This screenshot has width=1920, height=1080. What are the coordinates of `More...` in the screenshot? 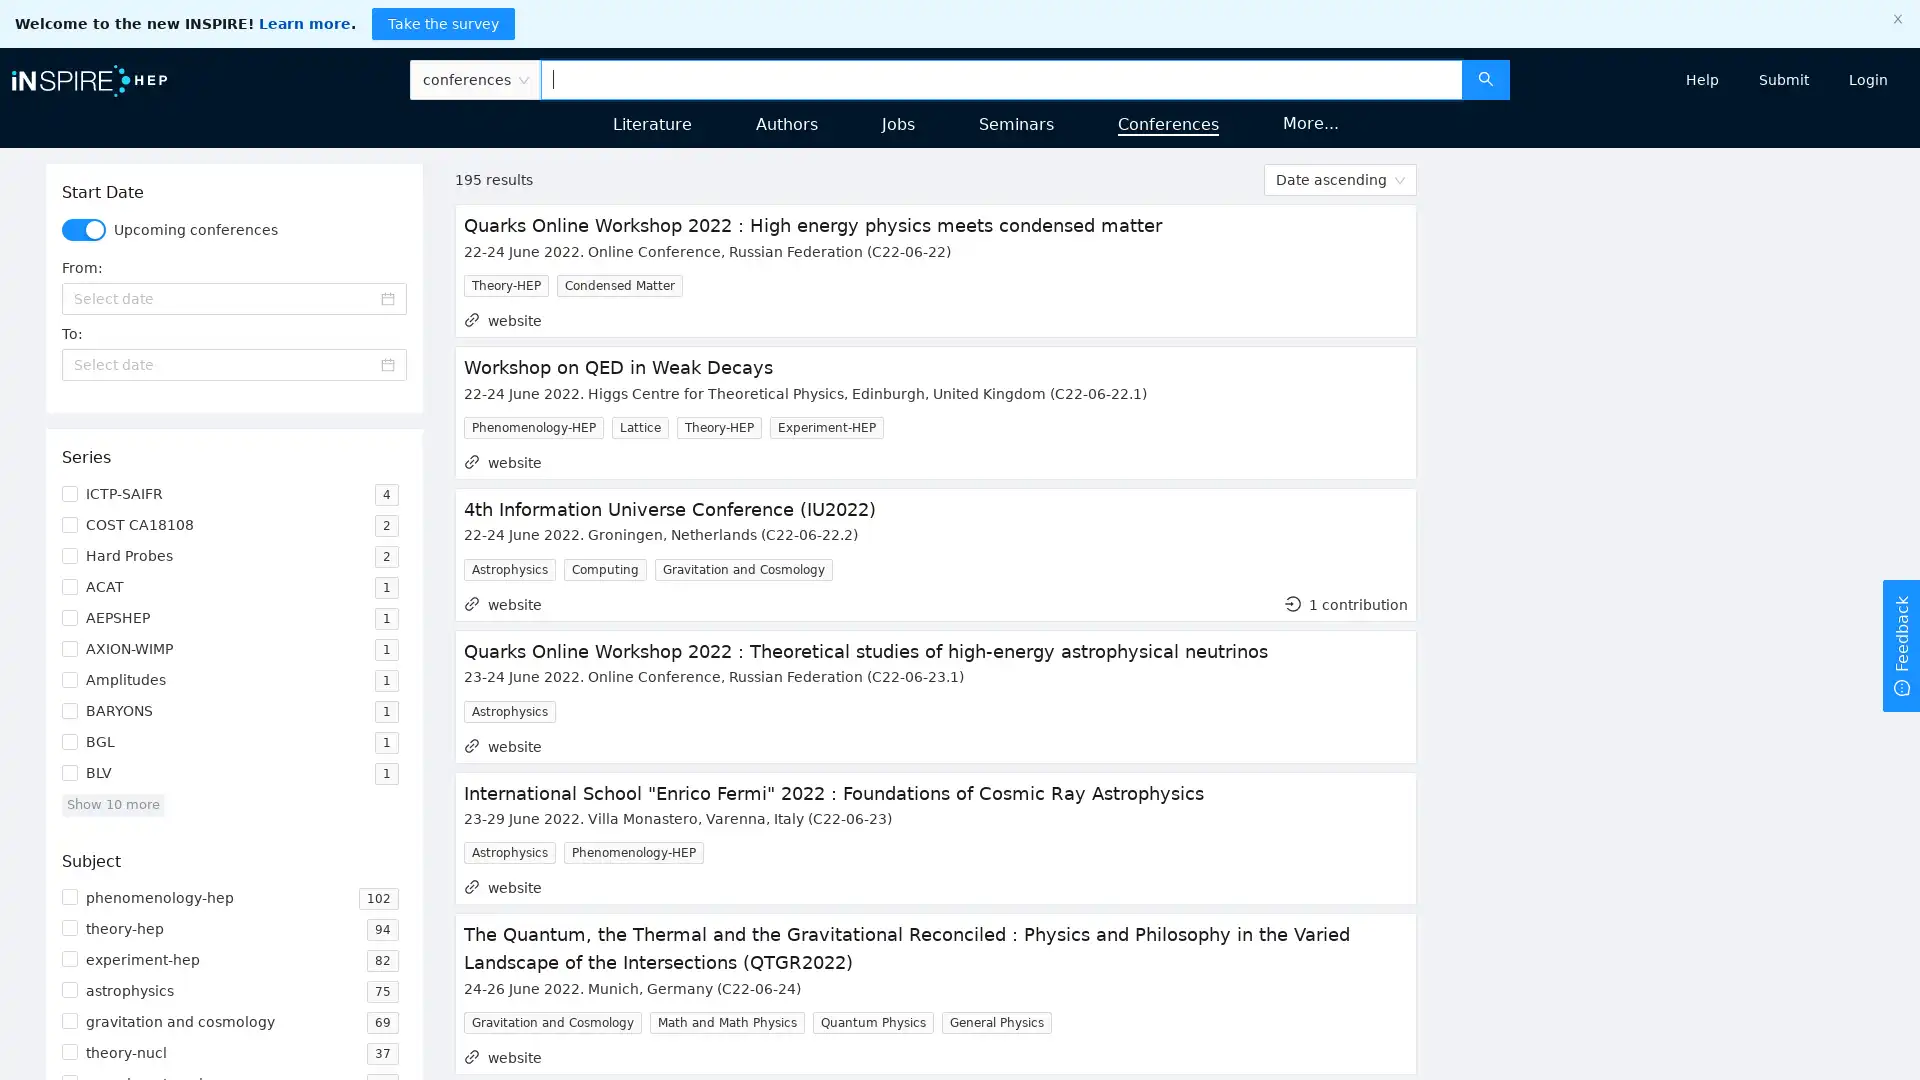 It's located at (1310, 123).